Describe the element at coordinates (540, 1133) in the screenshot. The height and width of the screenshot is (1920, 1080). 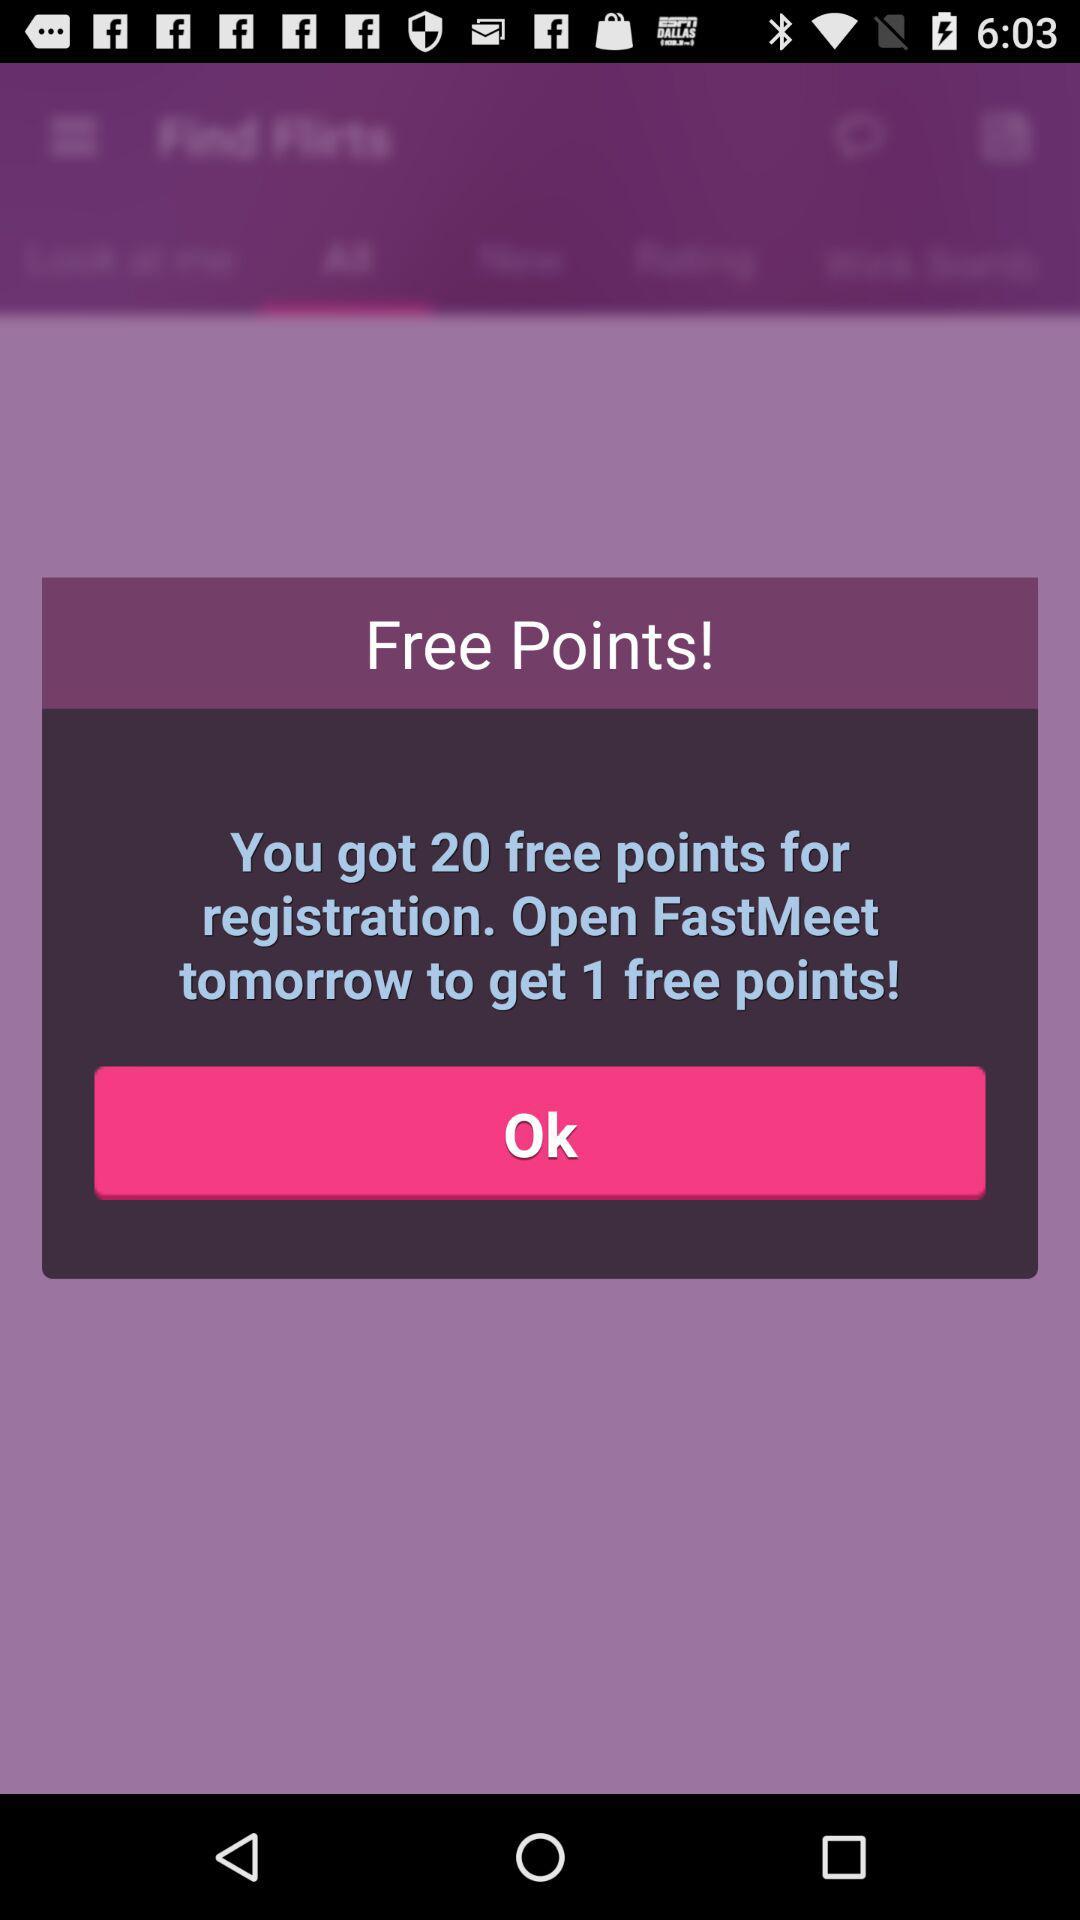
I see `the item below the you got 20 icon` at that location.